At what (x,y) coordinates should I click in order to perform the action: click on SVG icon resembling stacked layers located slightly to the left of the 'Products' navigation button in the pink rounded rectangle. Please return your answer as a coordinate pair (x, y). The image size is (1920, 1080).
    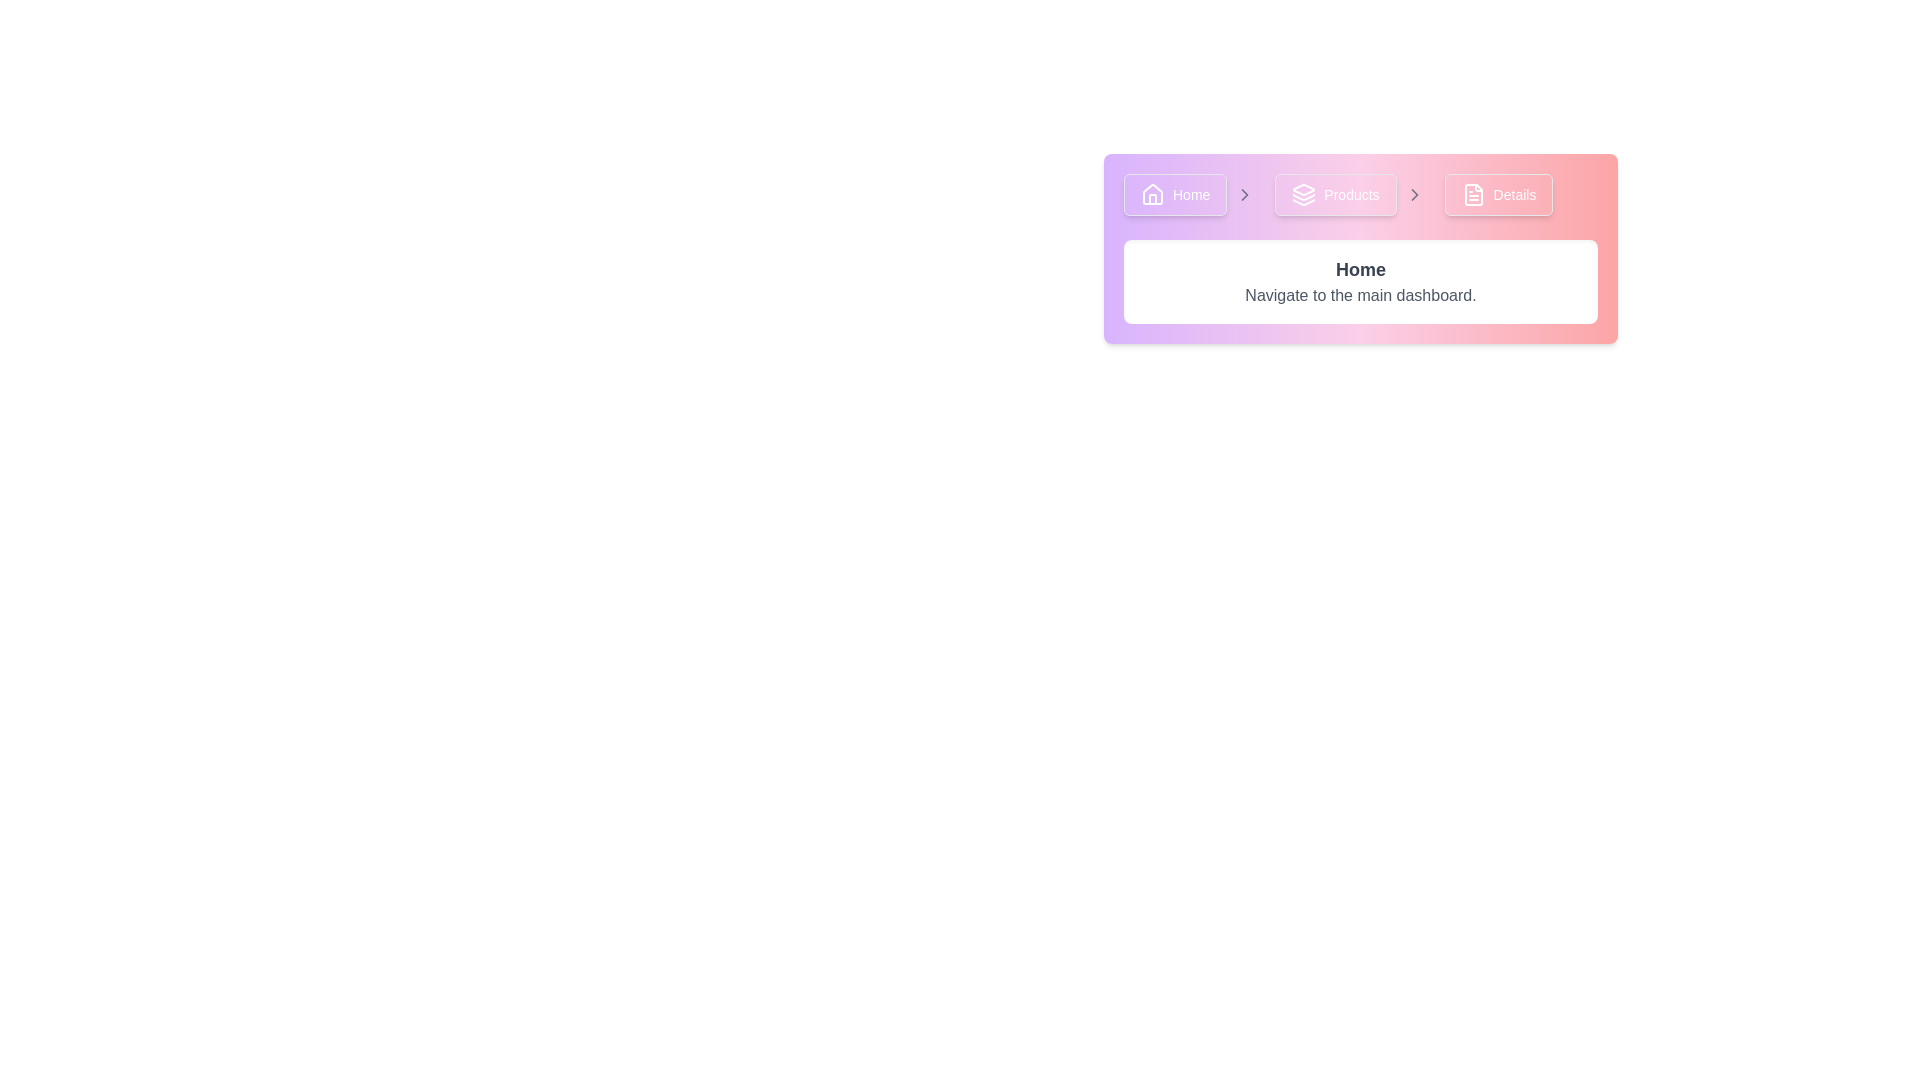
    Looking at the image, I should click on (1304, 195).